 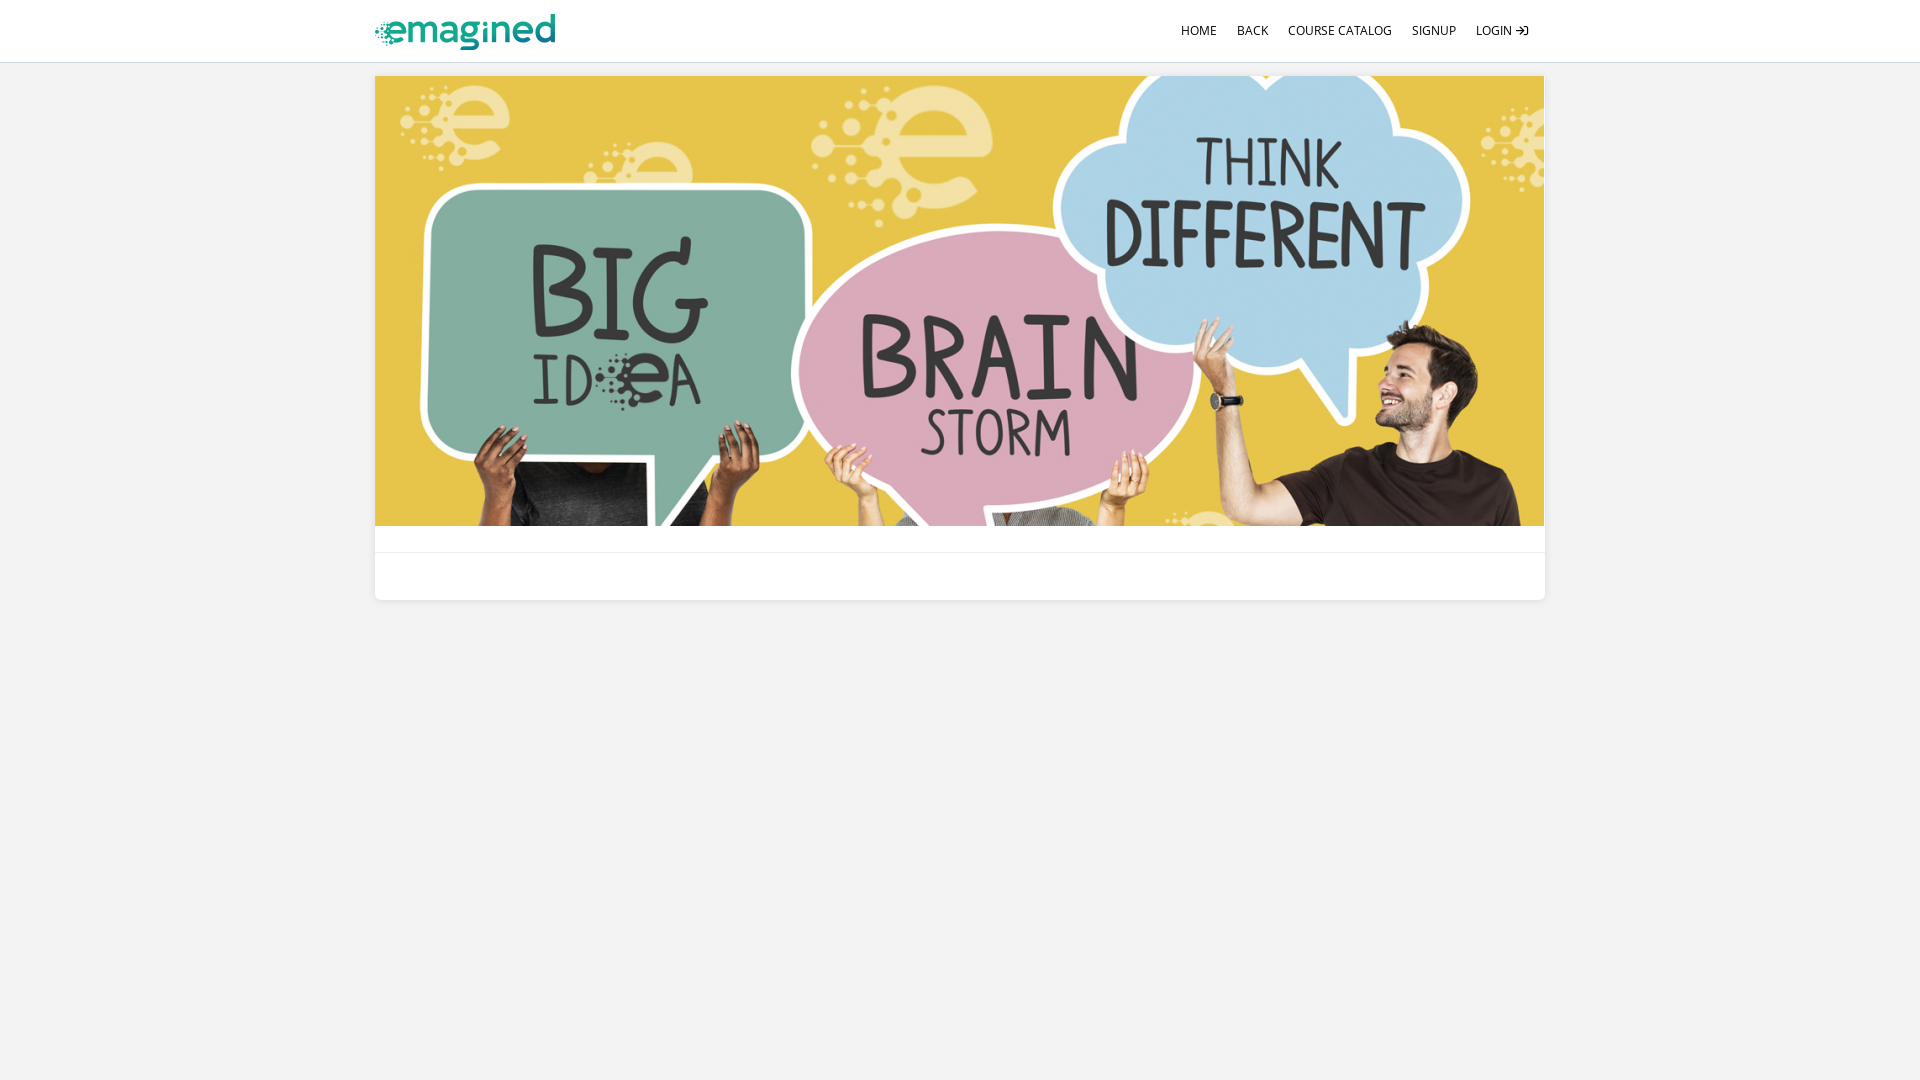 What do you see at coordinates (1339, 30) in the screenshot?
I see `'COURSE CATALOG'` at bounding box center [1339, 30].